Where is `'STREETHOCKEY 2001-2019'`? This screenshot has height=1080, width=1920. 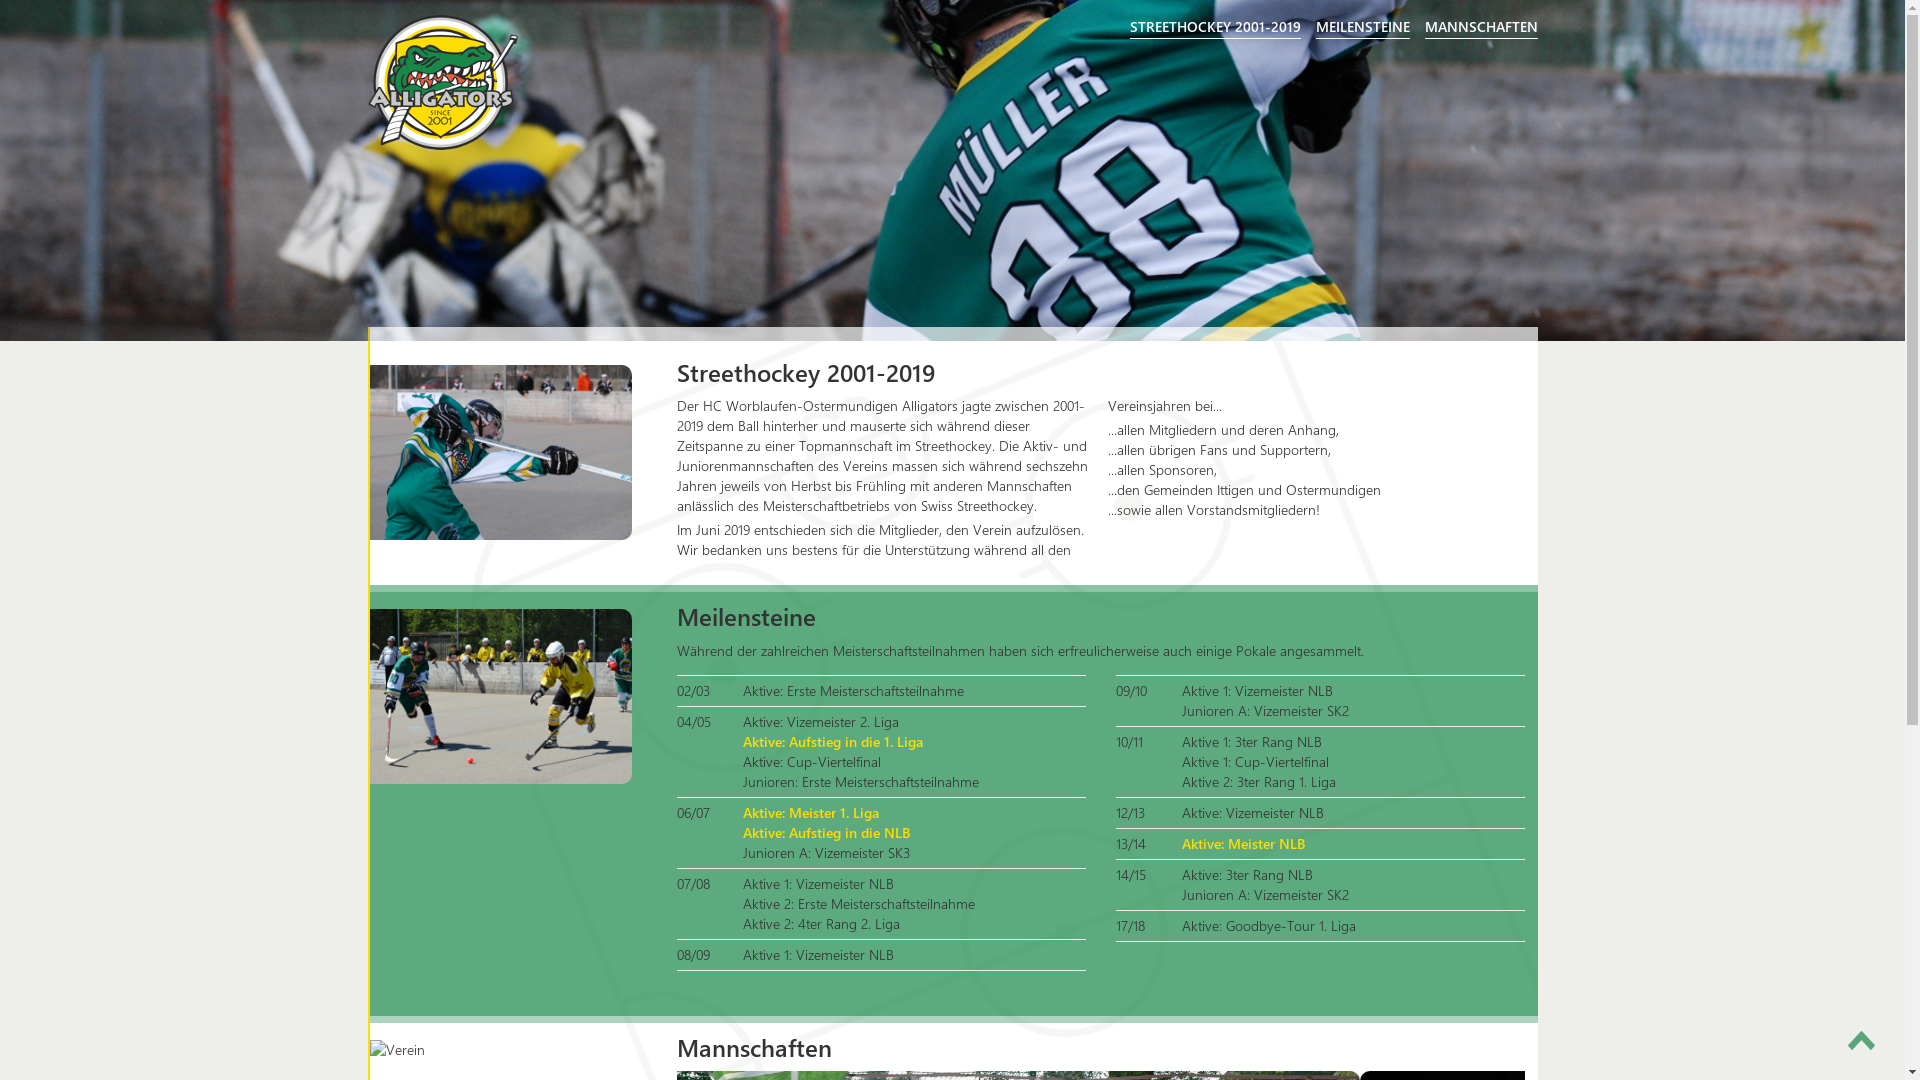
'STREETHOCKEY 2001-2019' is located at coordinates (1214, 27).